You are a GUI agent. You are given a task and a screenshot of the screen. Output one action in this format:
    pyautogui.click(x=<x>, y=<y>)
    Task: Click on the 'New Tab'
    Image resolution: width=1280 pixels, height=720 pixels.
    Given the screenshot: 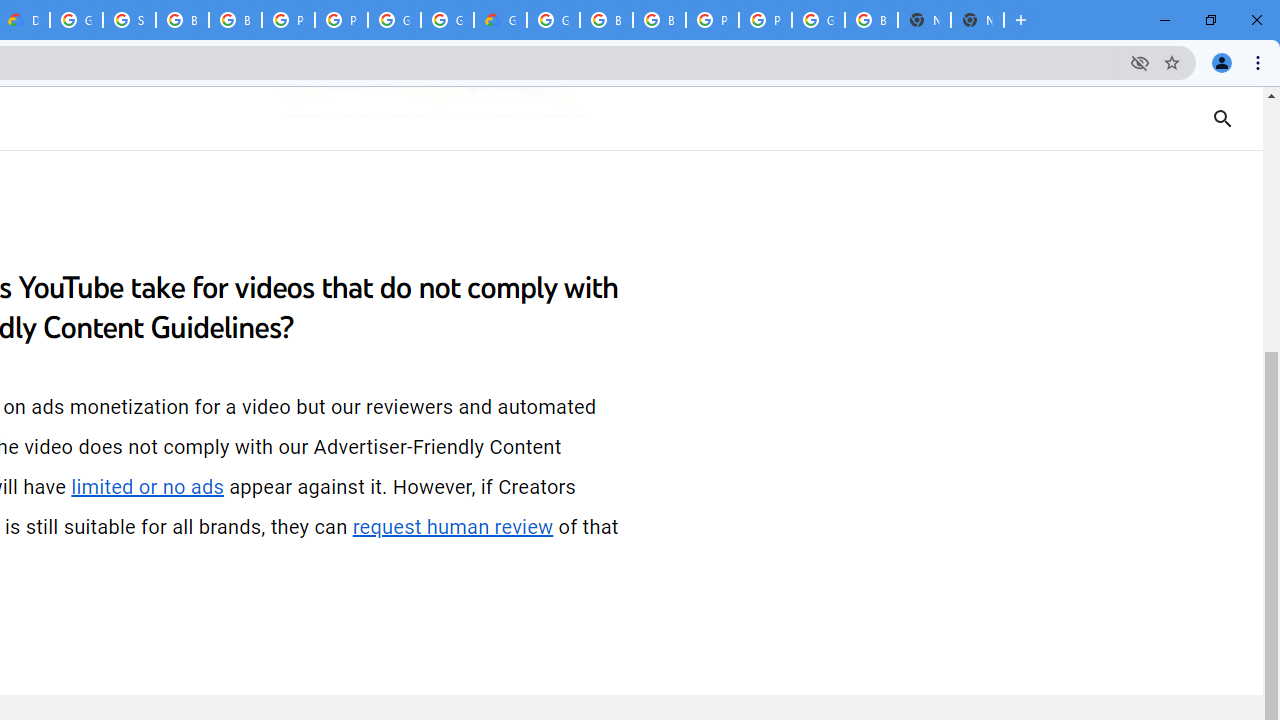 What is the action you would take?
    pyautogui.click(x=977, y=20)
    